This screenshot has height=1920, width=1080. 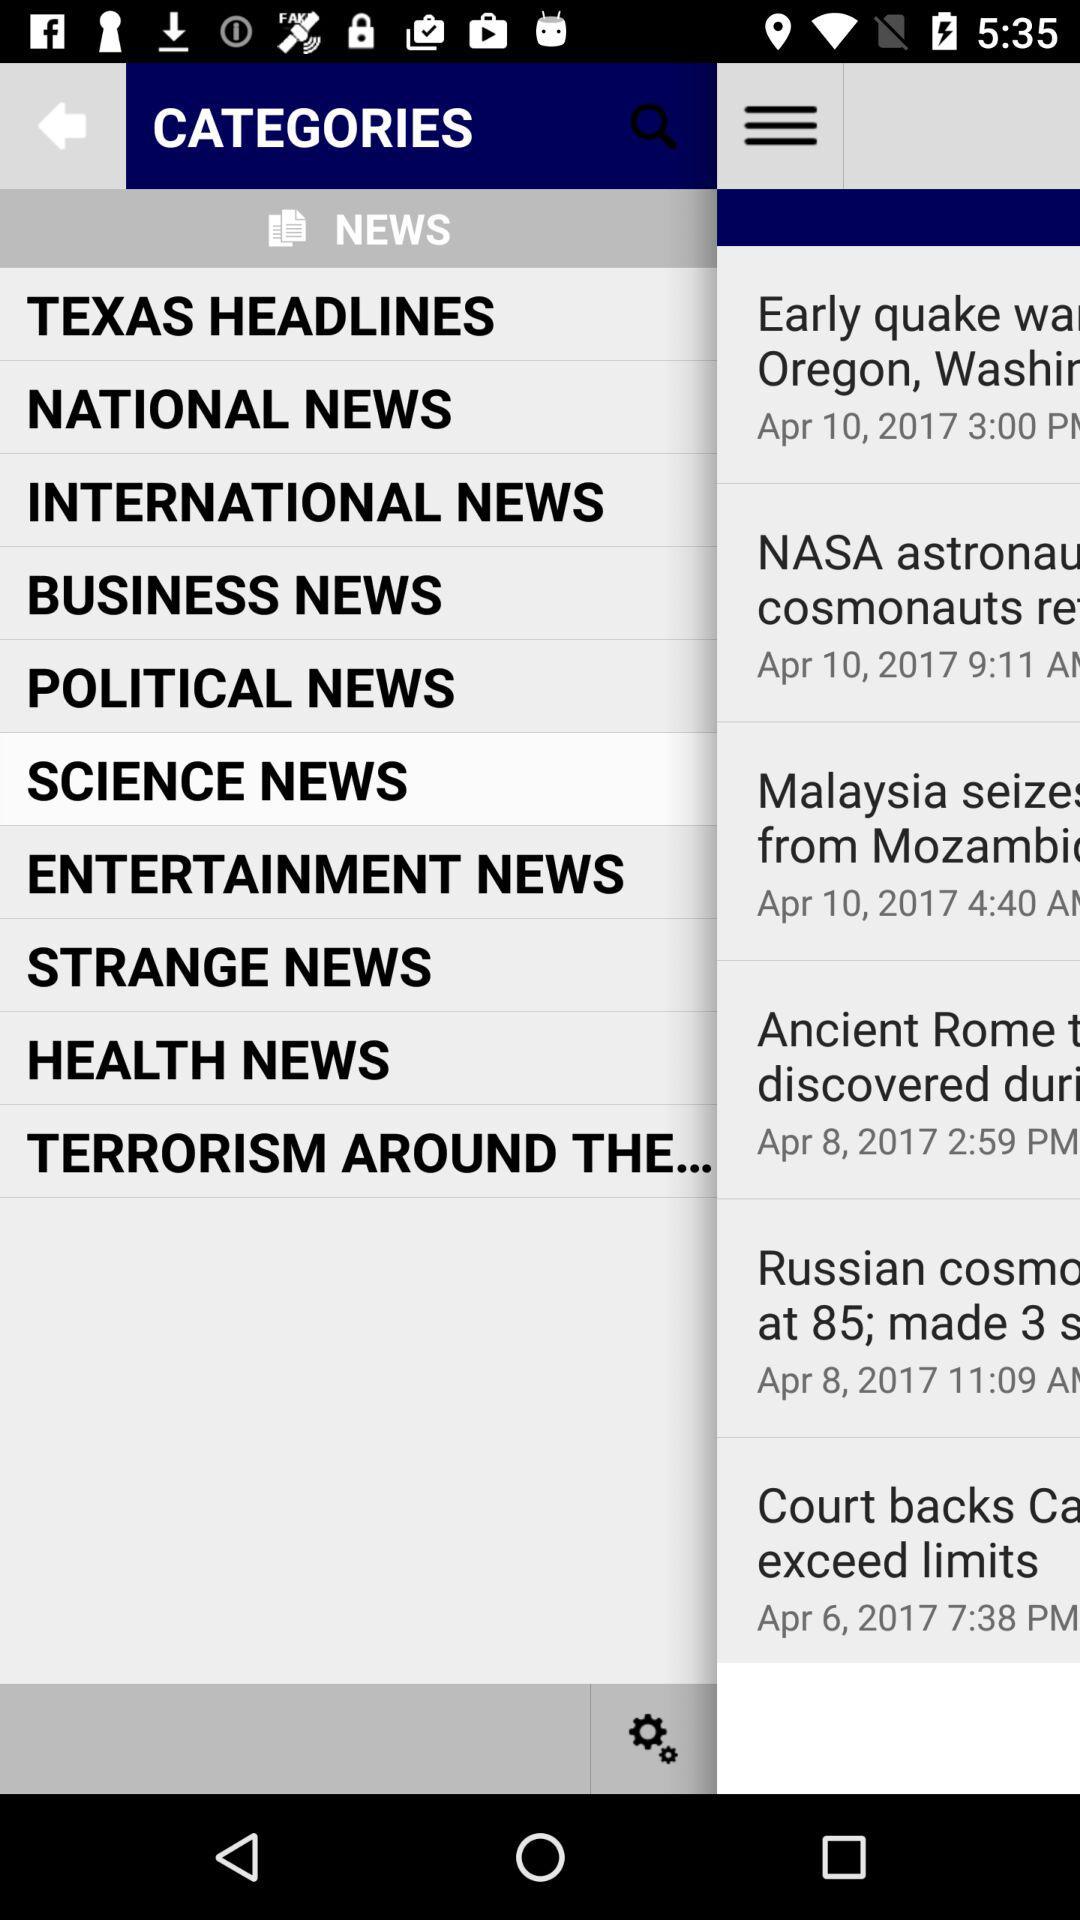 I want to click on choose from menu, so click(x=778, y=124).